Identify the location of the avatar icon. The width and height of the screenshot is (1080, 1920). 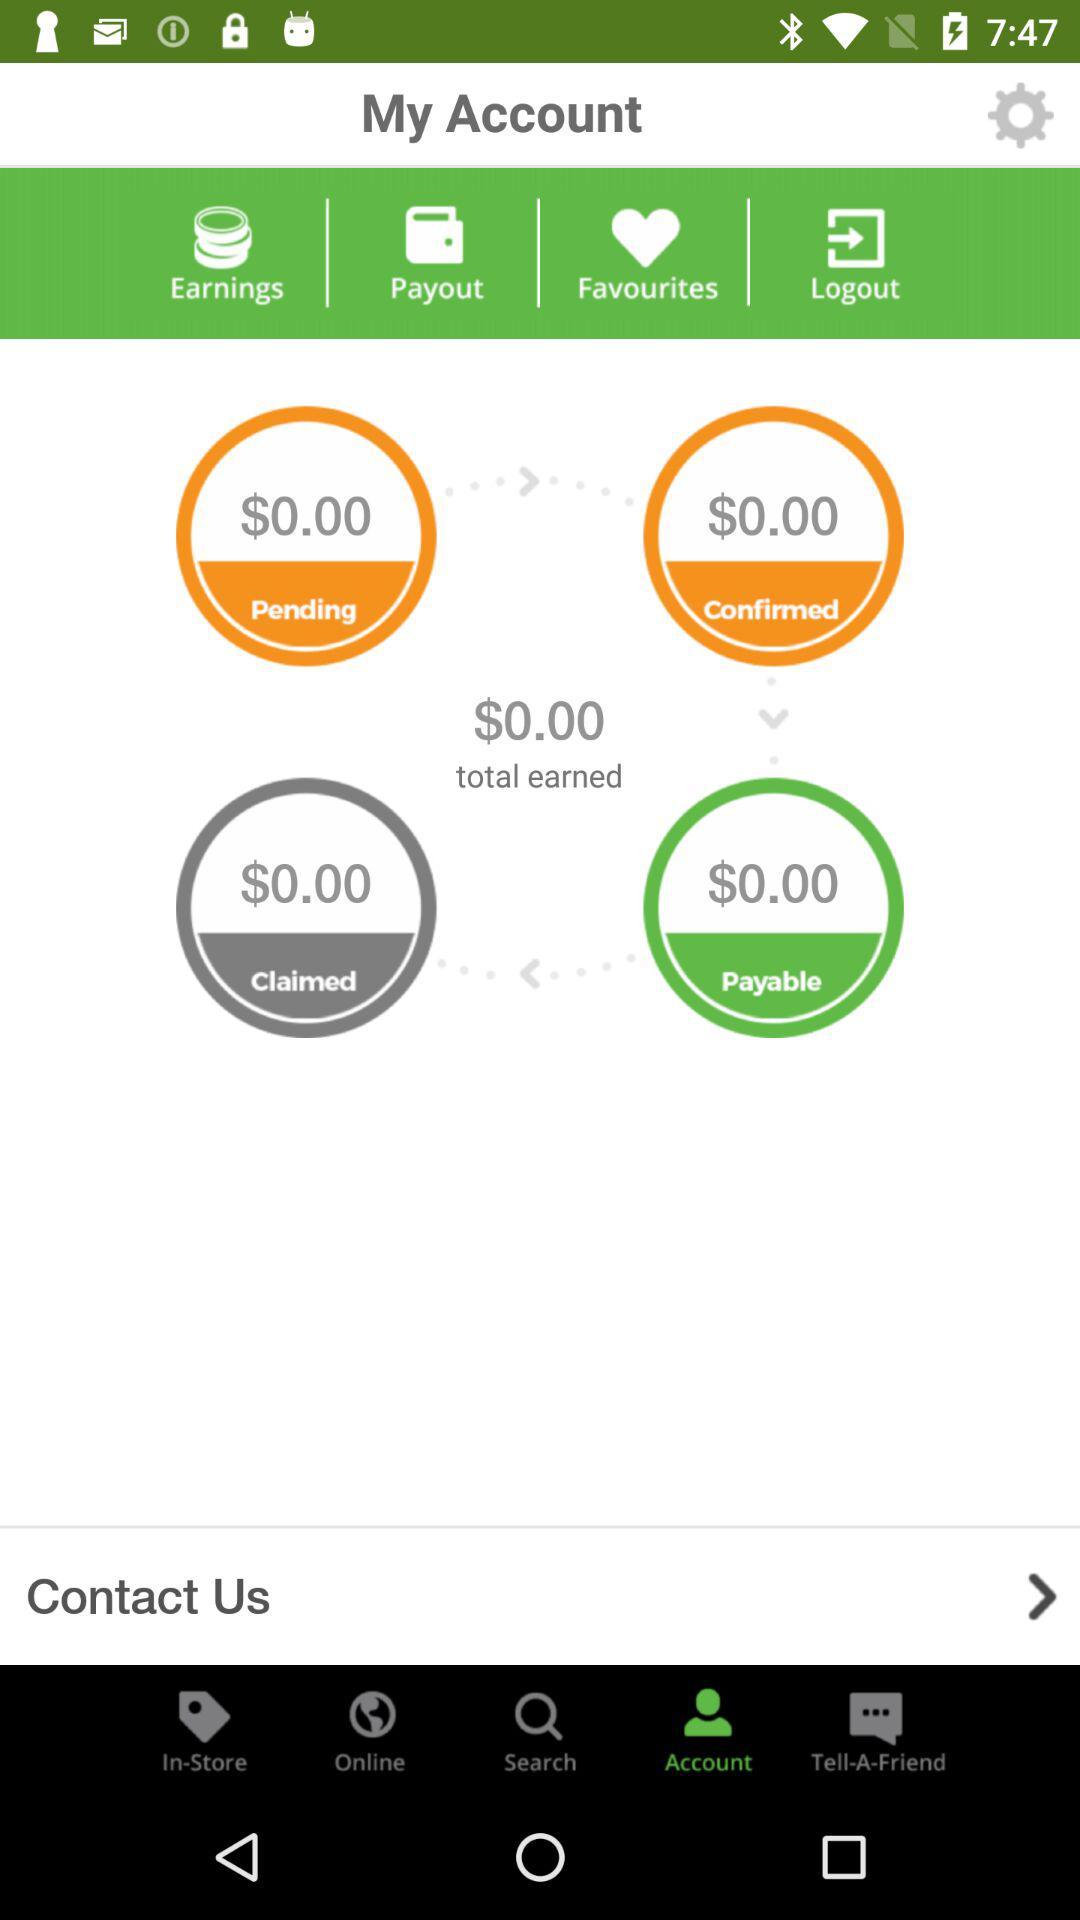
(707, 1728).